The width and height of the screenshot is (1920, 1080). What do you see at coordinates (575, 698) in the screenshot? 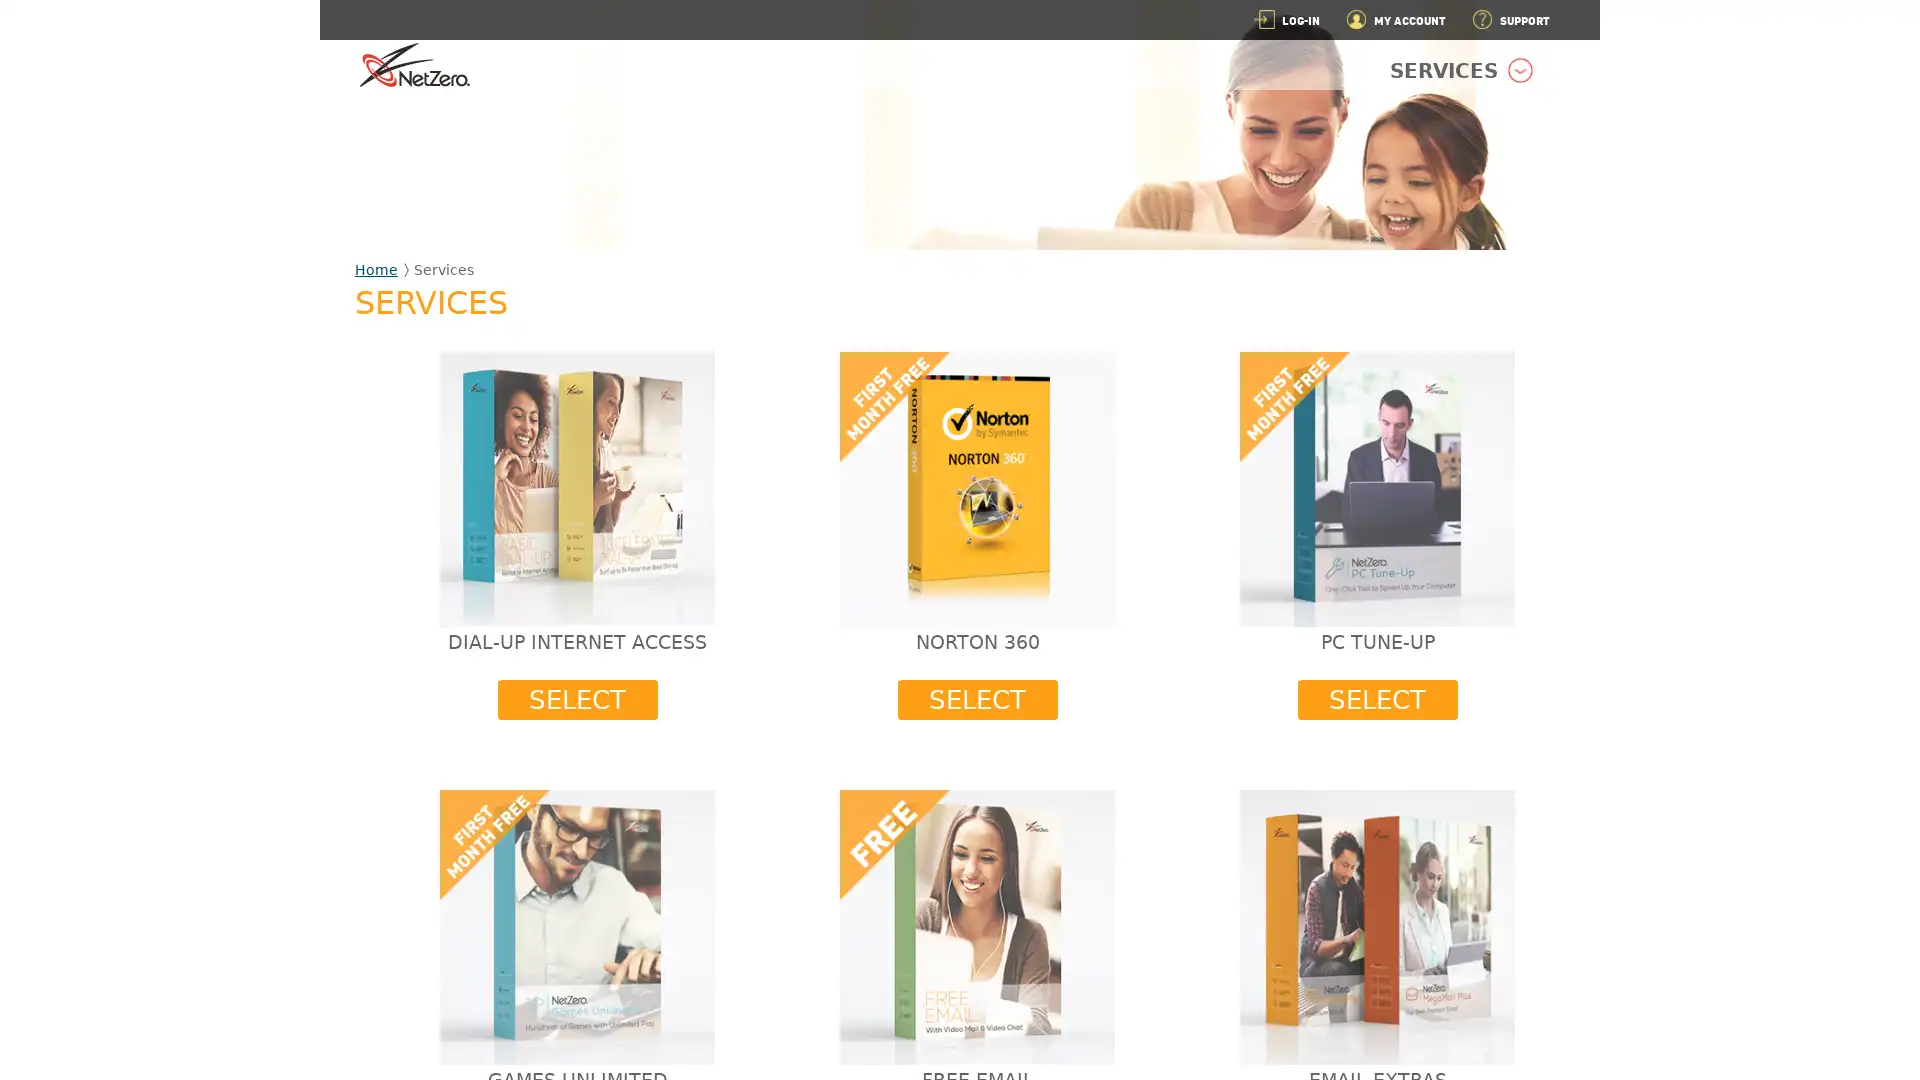
I see `SELECT` at bounding box center [575, 698].